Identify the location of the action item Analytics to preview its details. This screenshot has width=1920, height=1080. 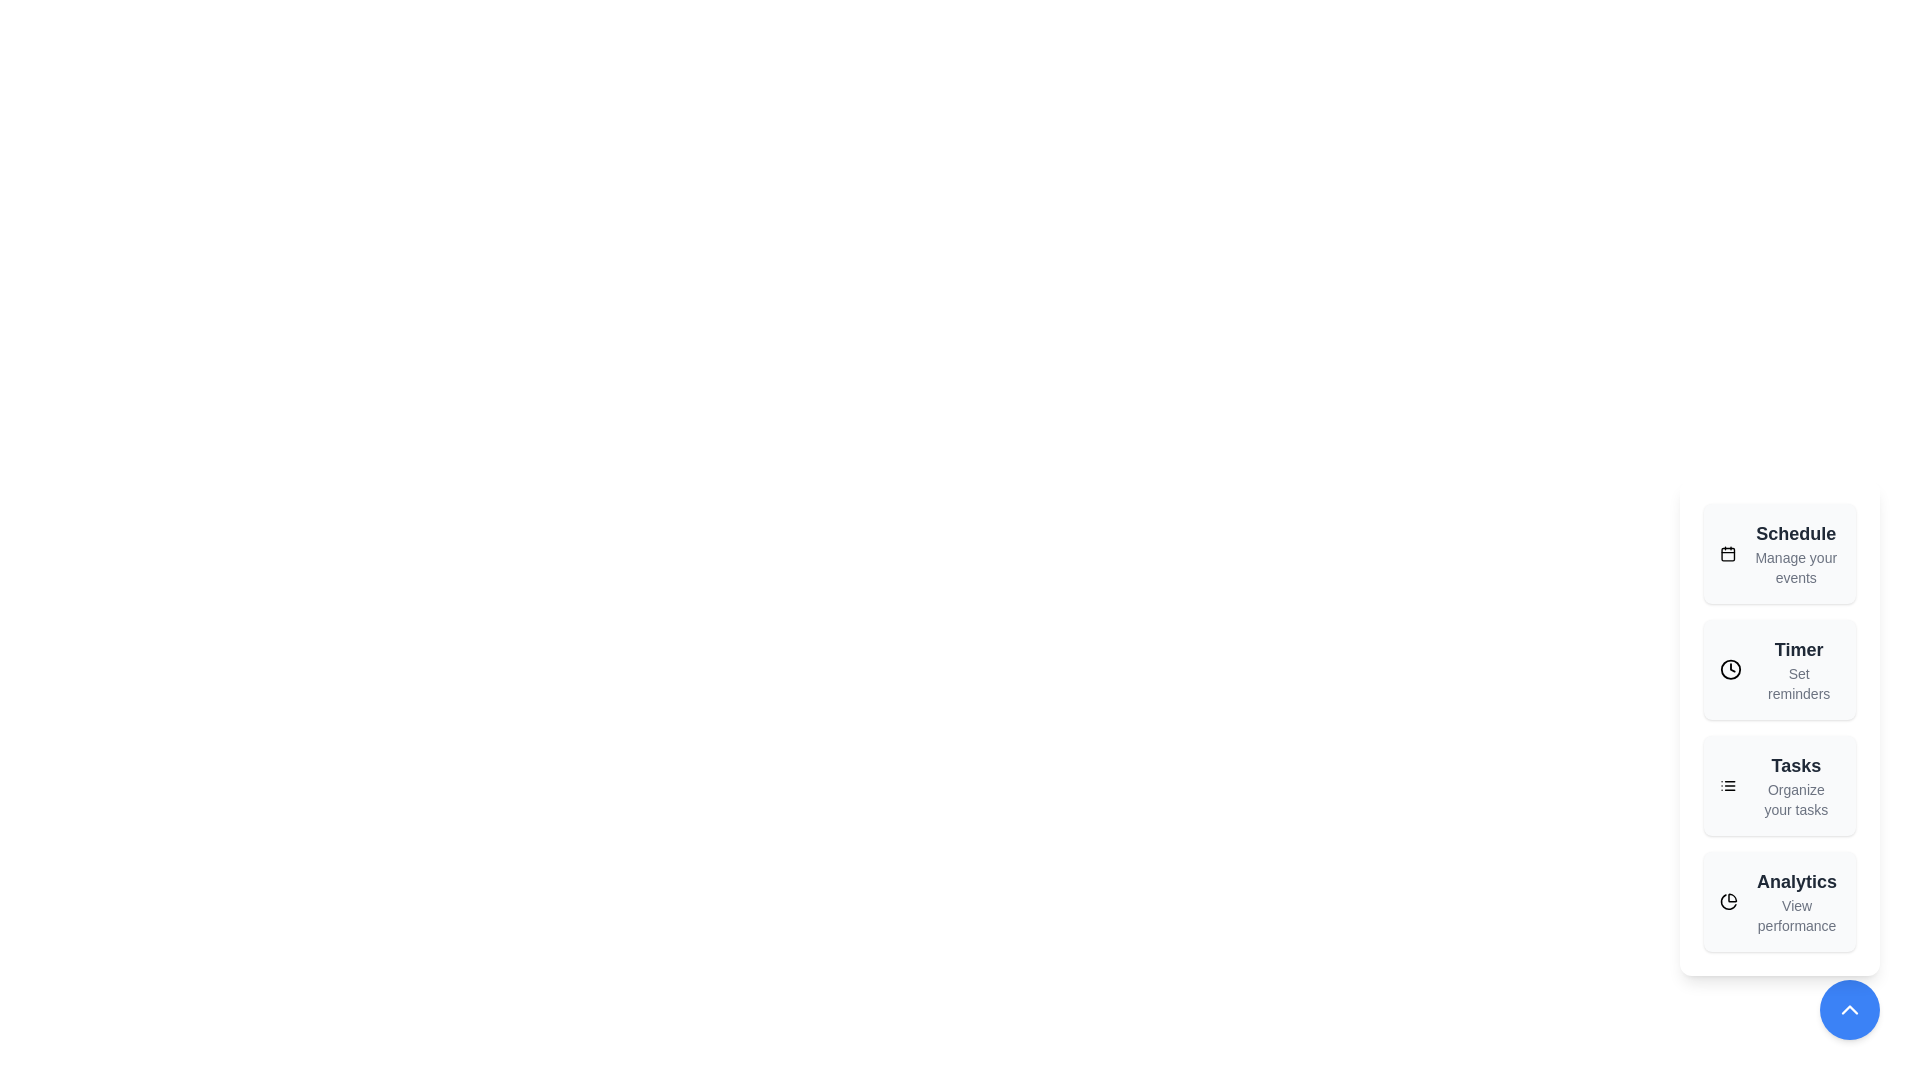
(1780, 902).